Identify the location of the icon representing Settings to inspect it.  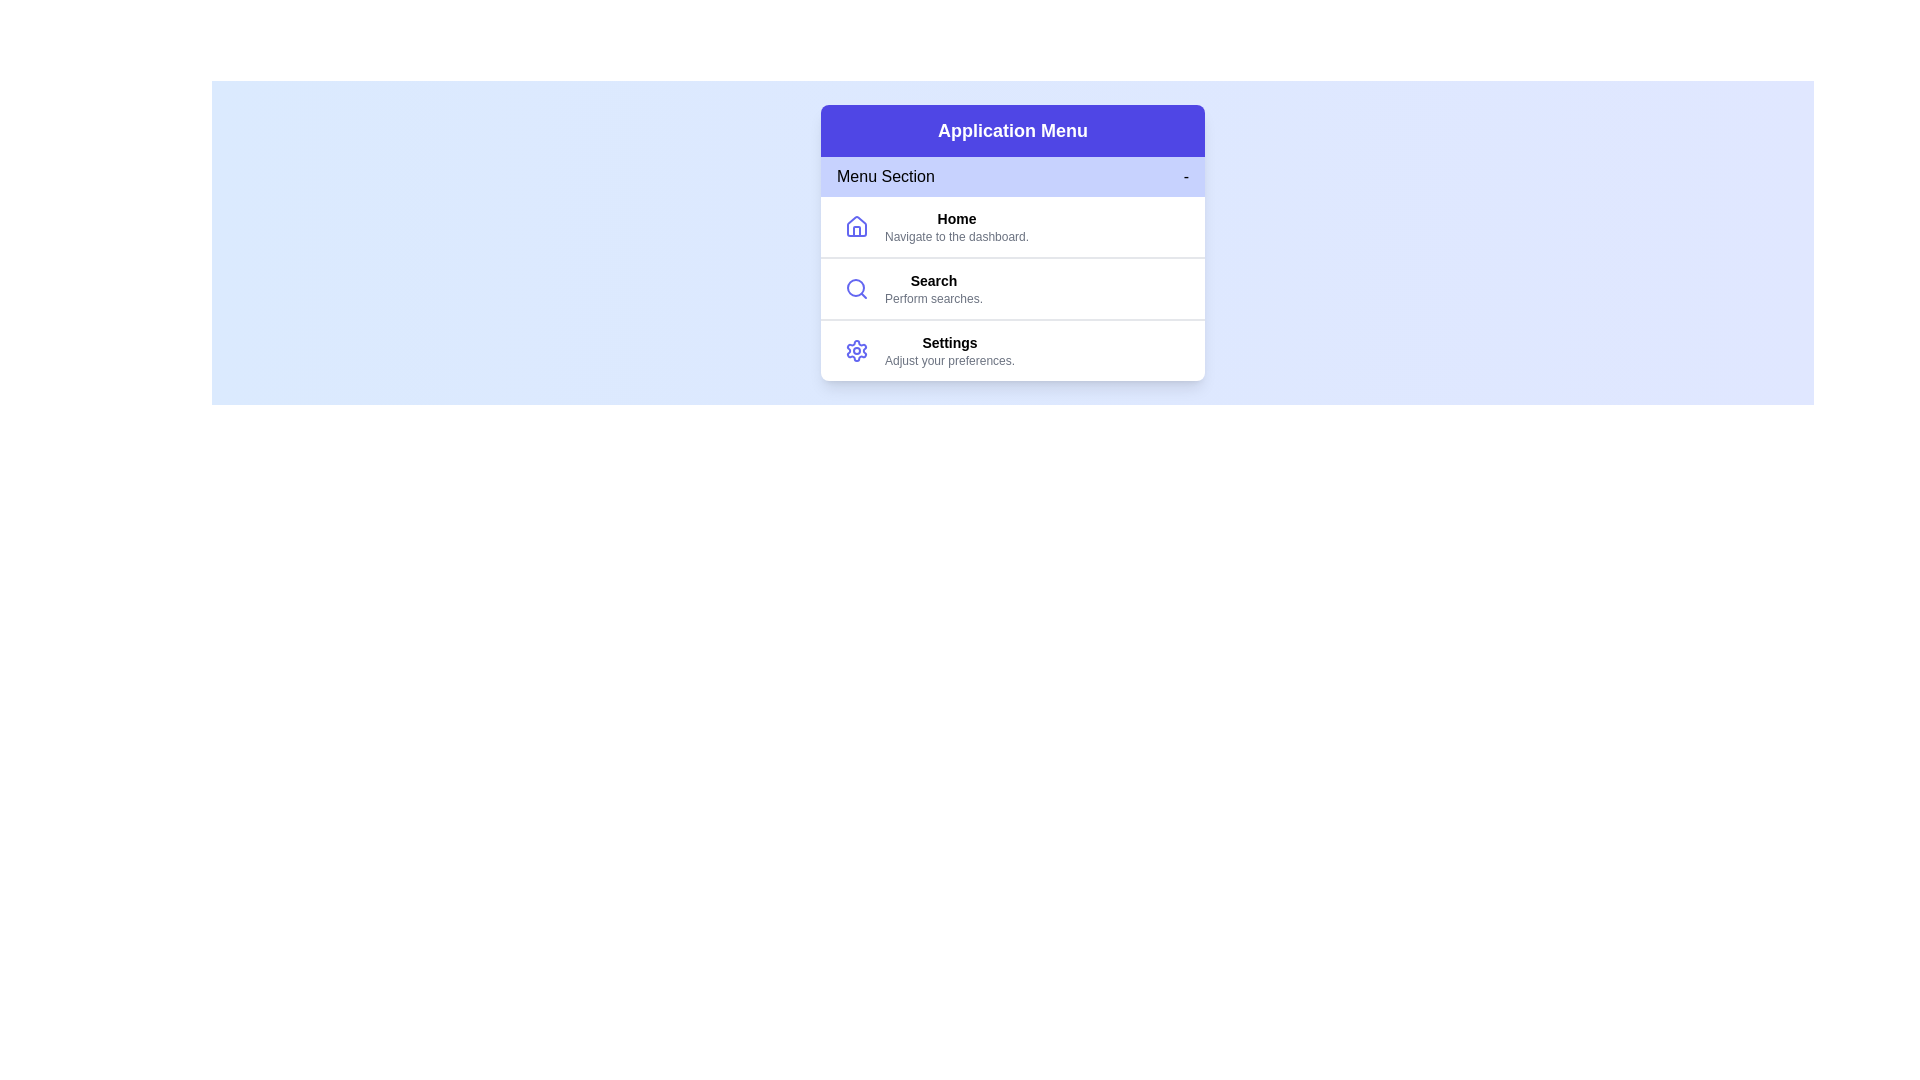
(857, 350).